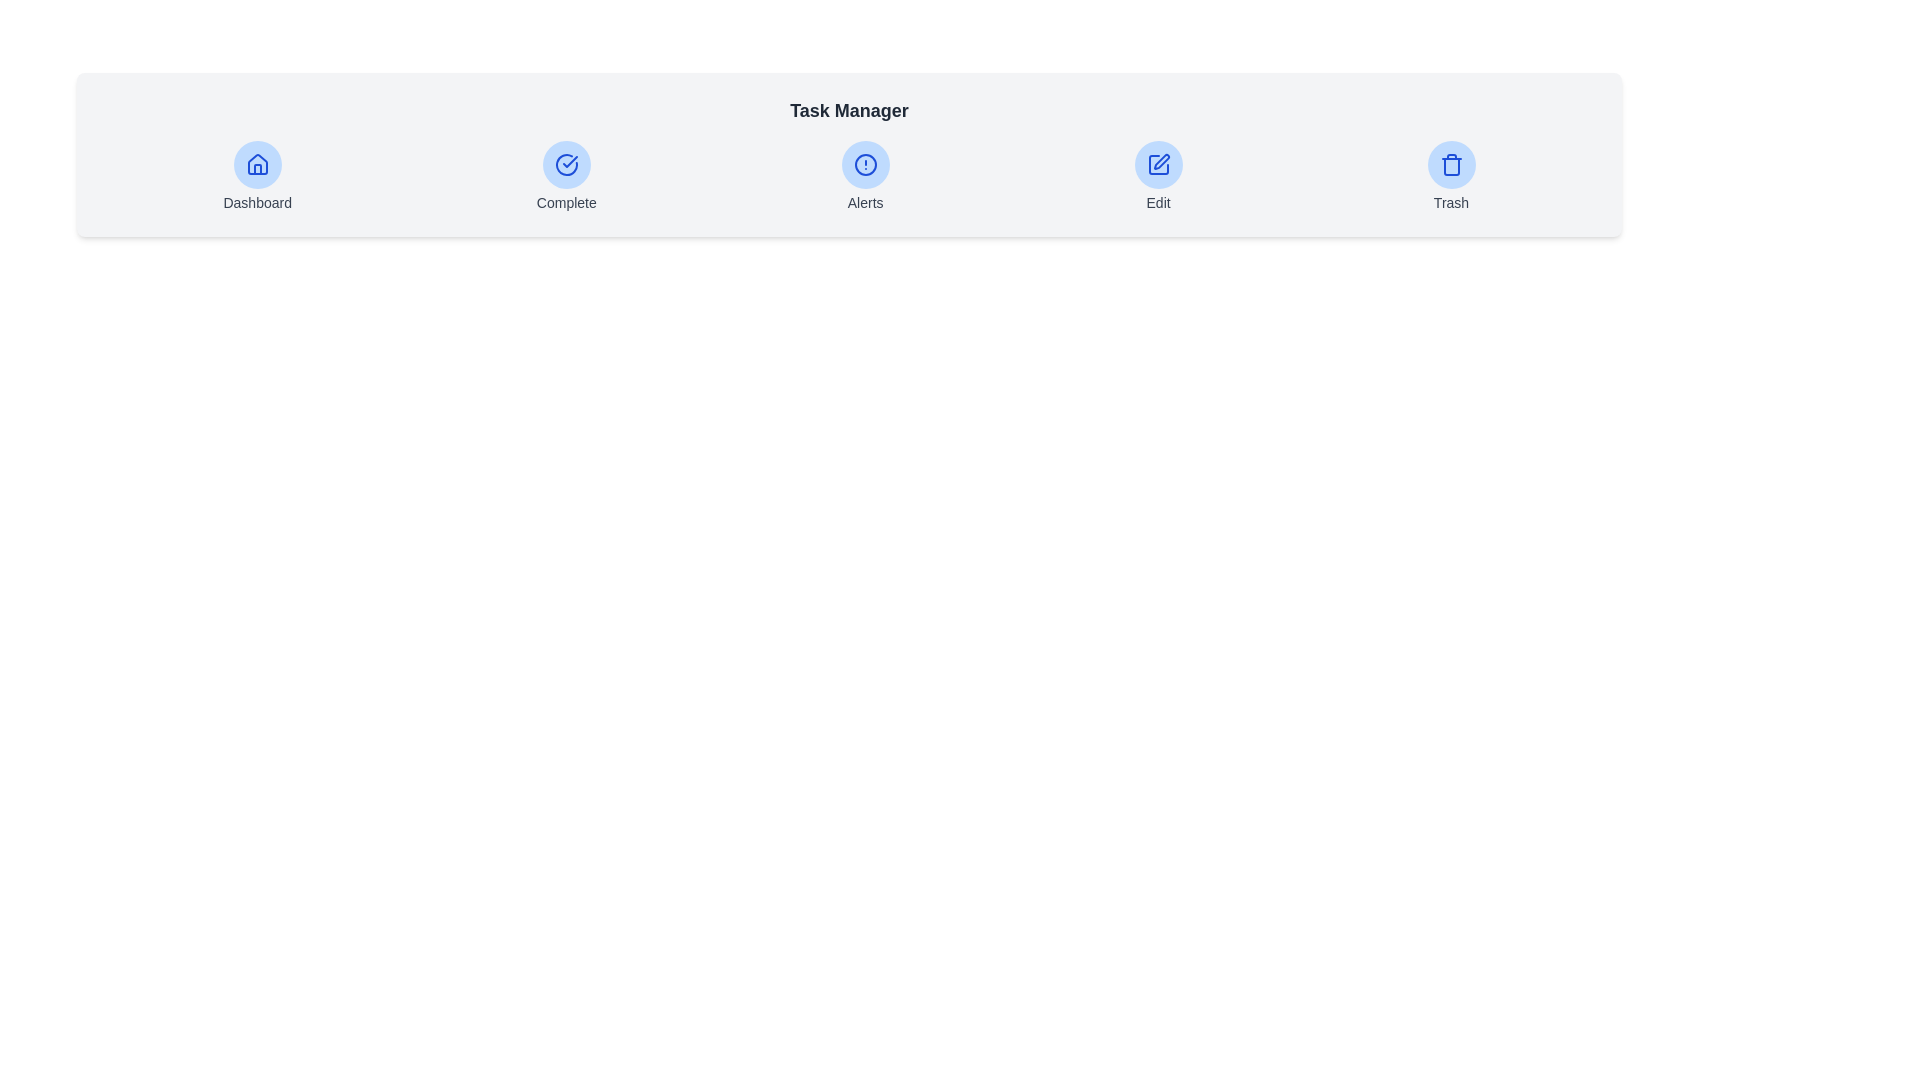 Image resolution: width=1920 pixels, height=1080 pixels. Describe the element at coordinates (1451, 176) in the screenshot. I see `the fifth icon button in the horizontally aligned menu bar to the right of the 'Edit' element` at that location.